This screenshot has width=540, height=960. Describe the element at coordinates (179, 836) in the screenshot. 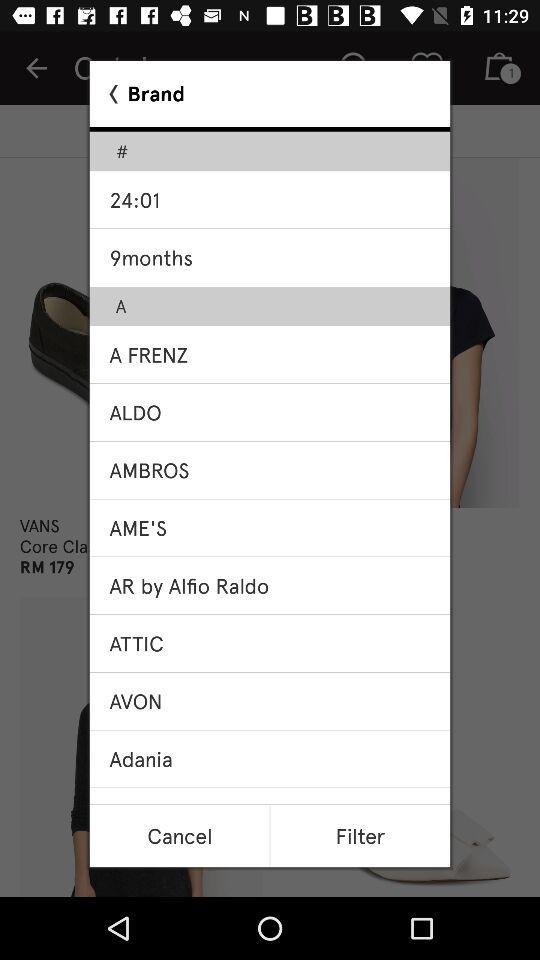

I see `cancel` at that location.